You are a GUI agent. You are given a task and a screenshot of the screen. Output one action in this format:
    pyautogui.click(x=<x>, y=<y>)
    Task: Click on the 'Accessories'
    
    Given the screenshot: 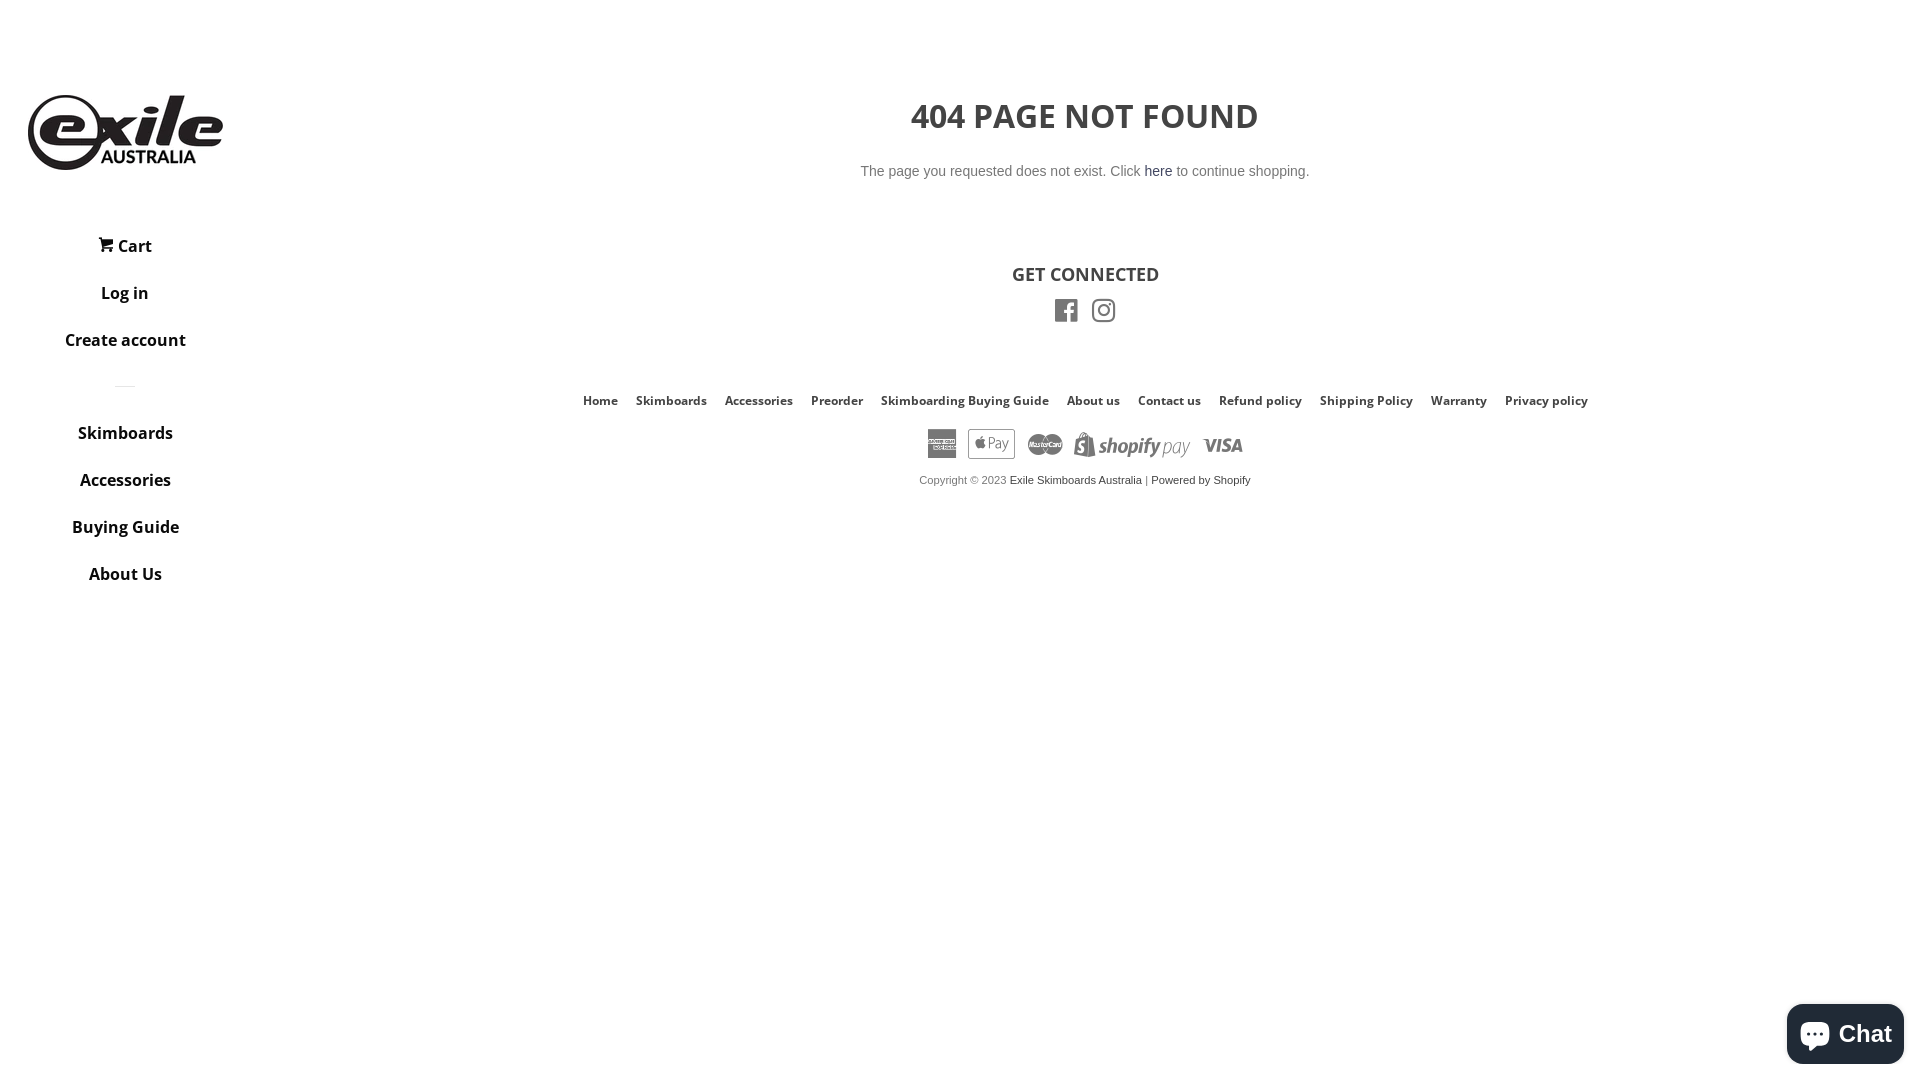 What is the action you would take?
    pyautogui.click(x=123, y=487)
    